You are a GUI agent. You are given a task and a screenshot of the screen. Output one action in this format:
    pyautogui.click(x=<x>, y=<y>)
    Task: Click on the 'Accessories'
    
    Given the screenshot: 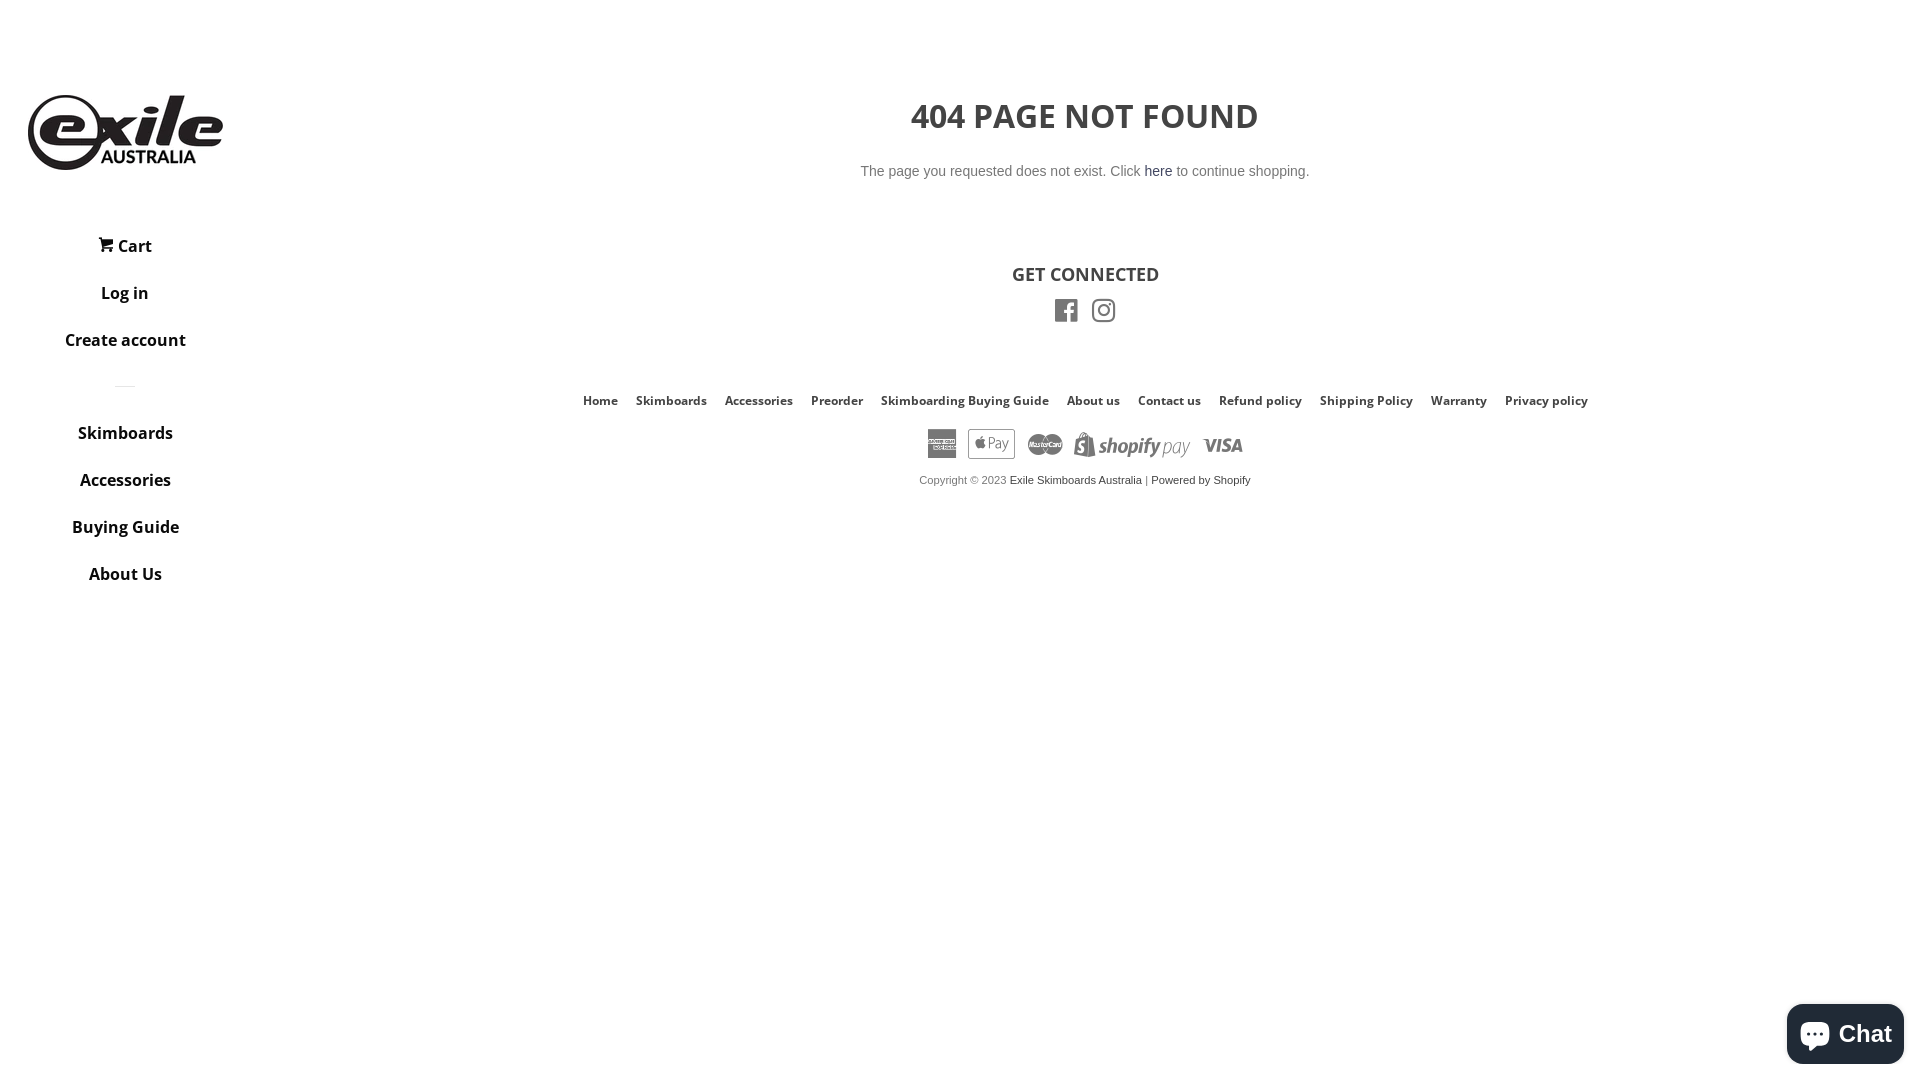 What is the action you would take?
    pyautogui.click(x=123, y=487)
    